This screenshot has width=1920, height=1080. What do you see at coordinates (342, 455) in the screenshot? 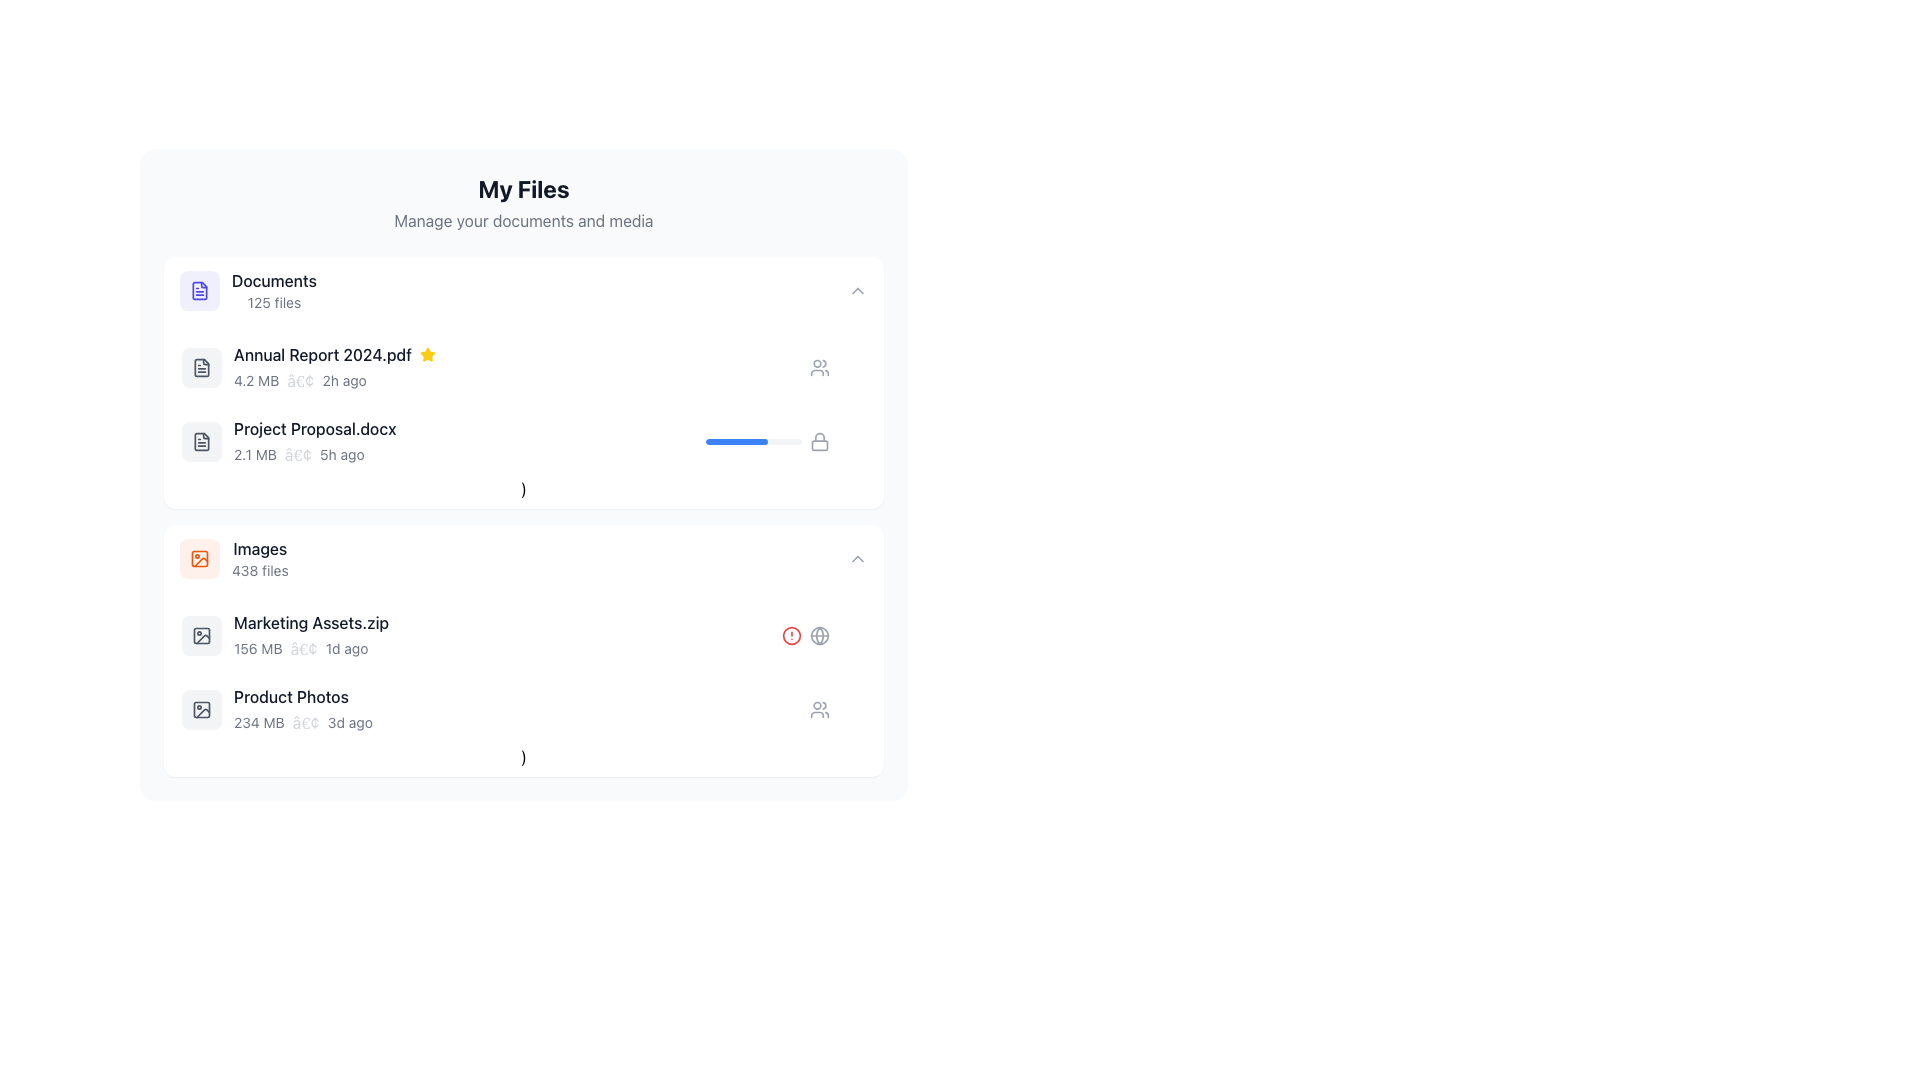
I see `the text label displaying '5h ago', which is styled as supplementary information next to other metadata elements in the Documents section` at bounding box center [342, 455].